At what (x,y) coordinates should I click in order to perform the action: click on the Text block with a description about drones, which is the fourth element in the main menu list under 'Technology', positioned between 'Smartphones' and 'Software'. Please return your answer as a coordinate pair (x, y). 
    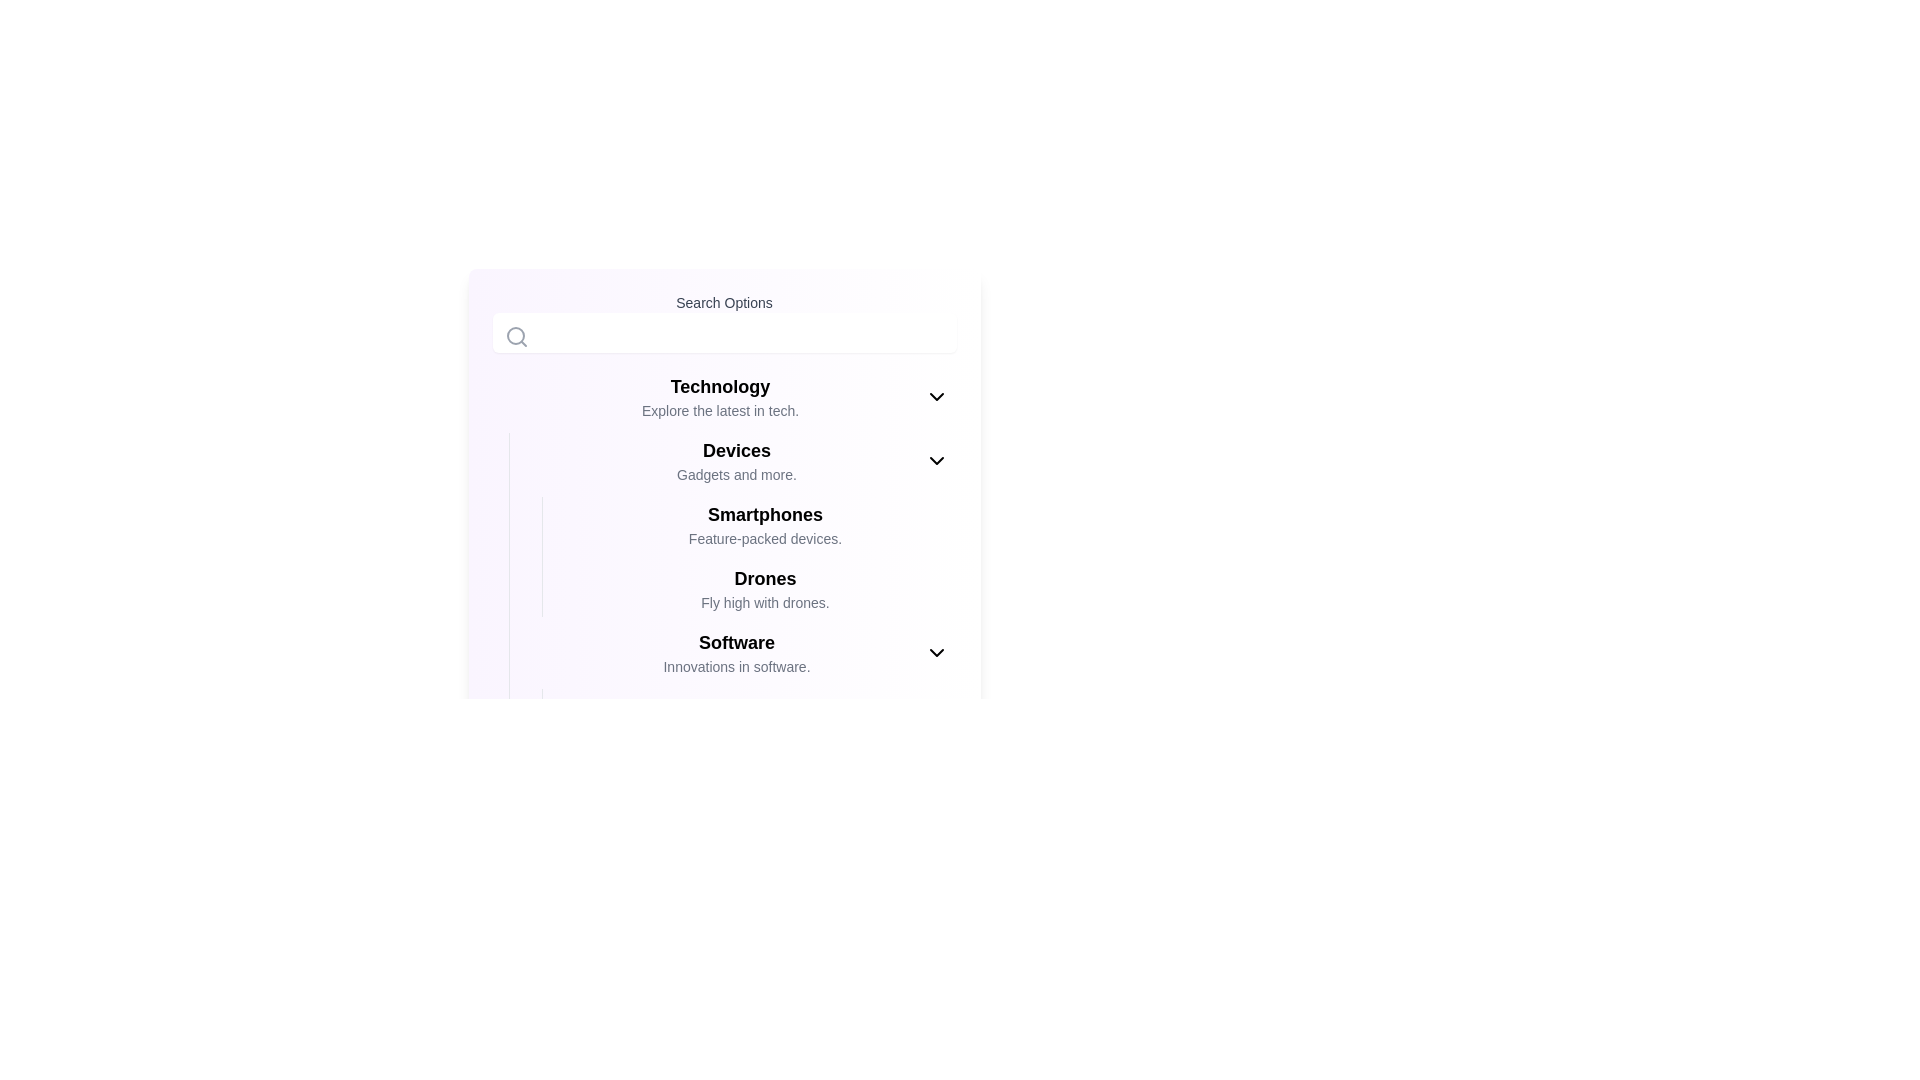
    Looking at the image, I should click on (723, 588).